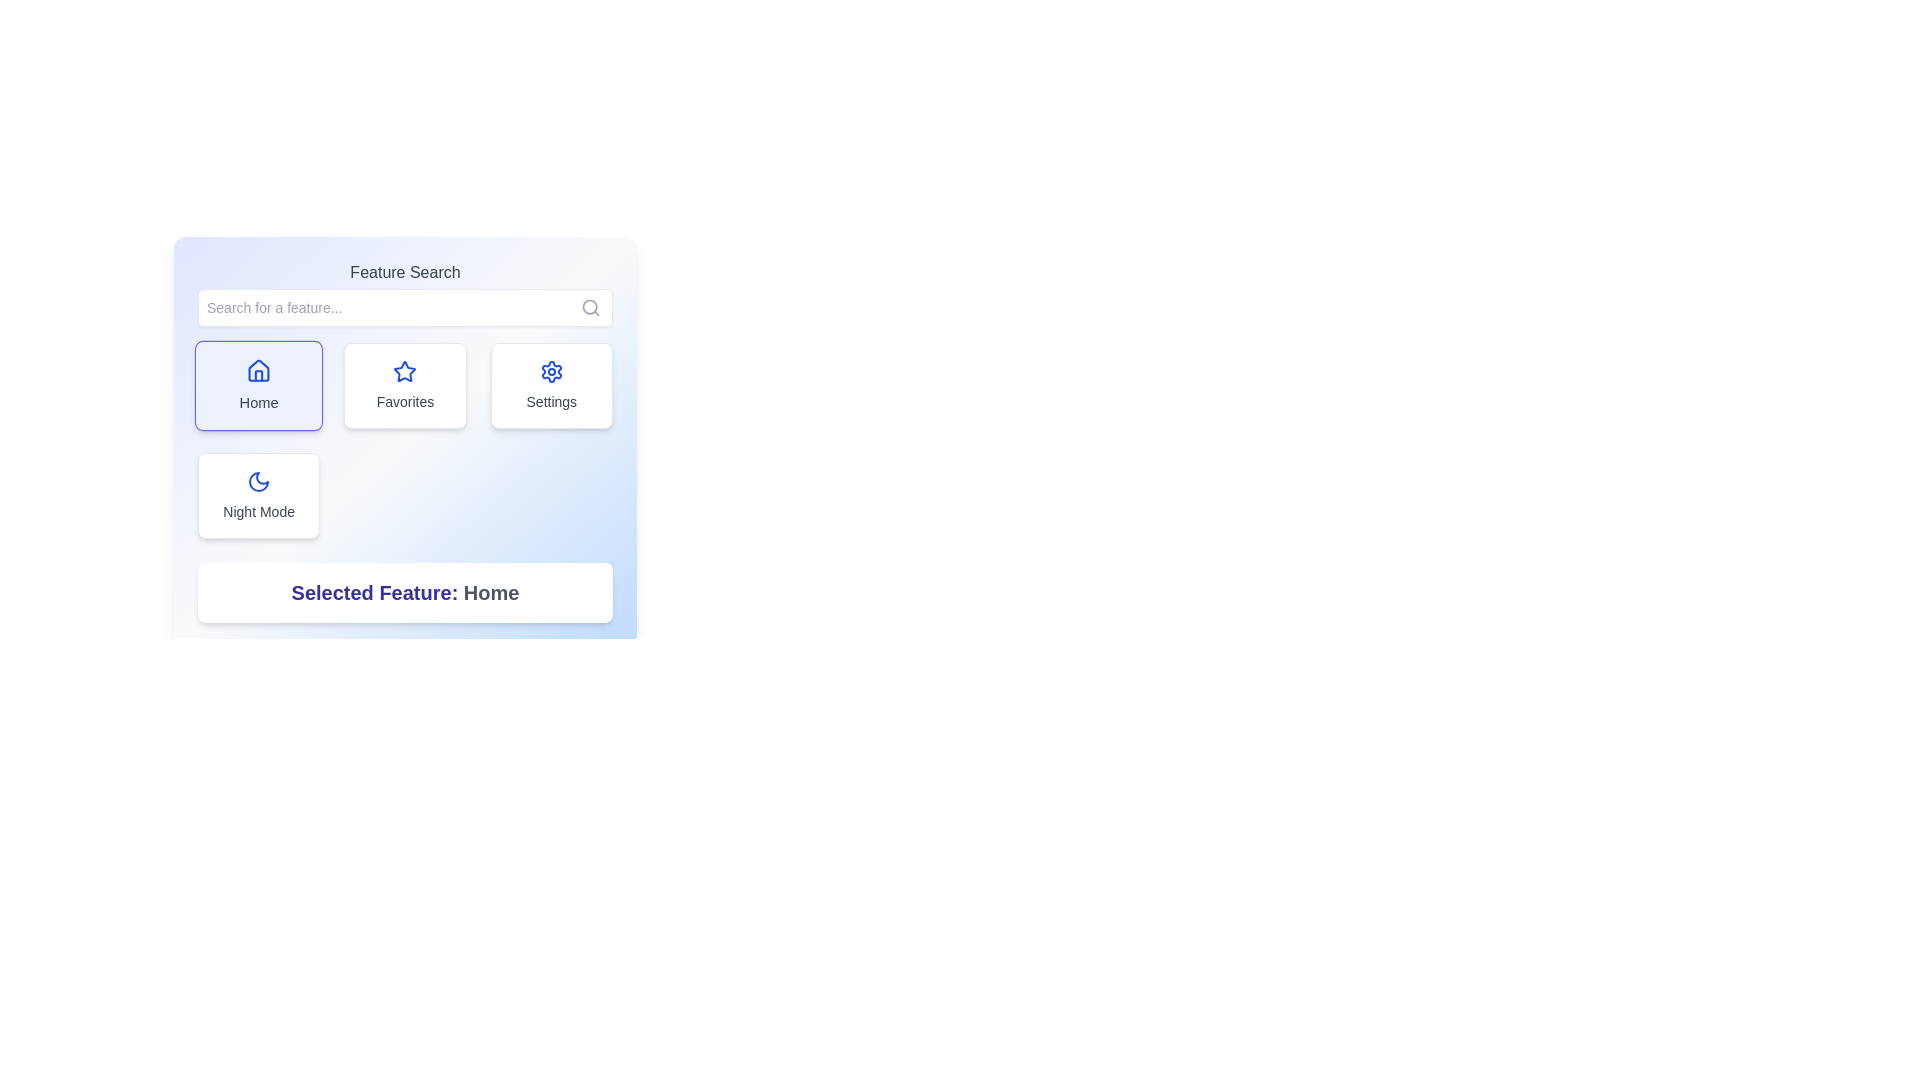 This screenshot has width=1920, height=1080. Describe the element at coordinates (551, 401) in the screenshot. I see `the 'Settings' text label, which is styled in a small font size and medium weight with a gray color, located below the gear icon in the 'Settings' card positioned in the top right corner of the interface` at that location.